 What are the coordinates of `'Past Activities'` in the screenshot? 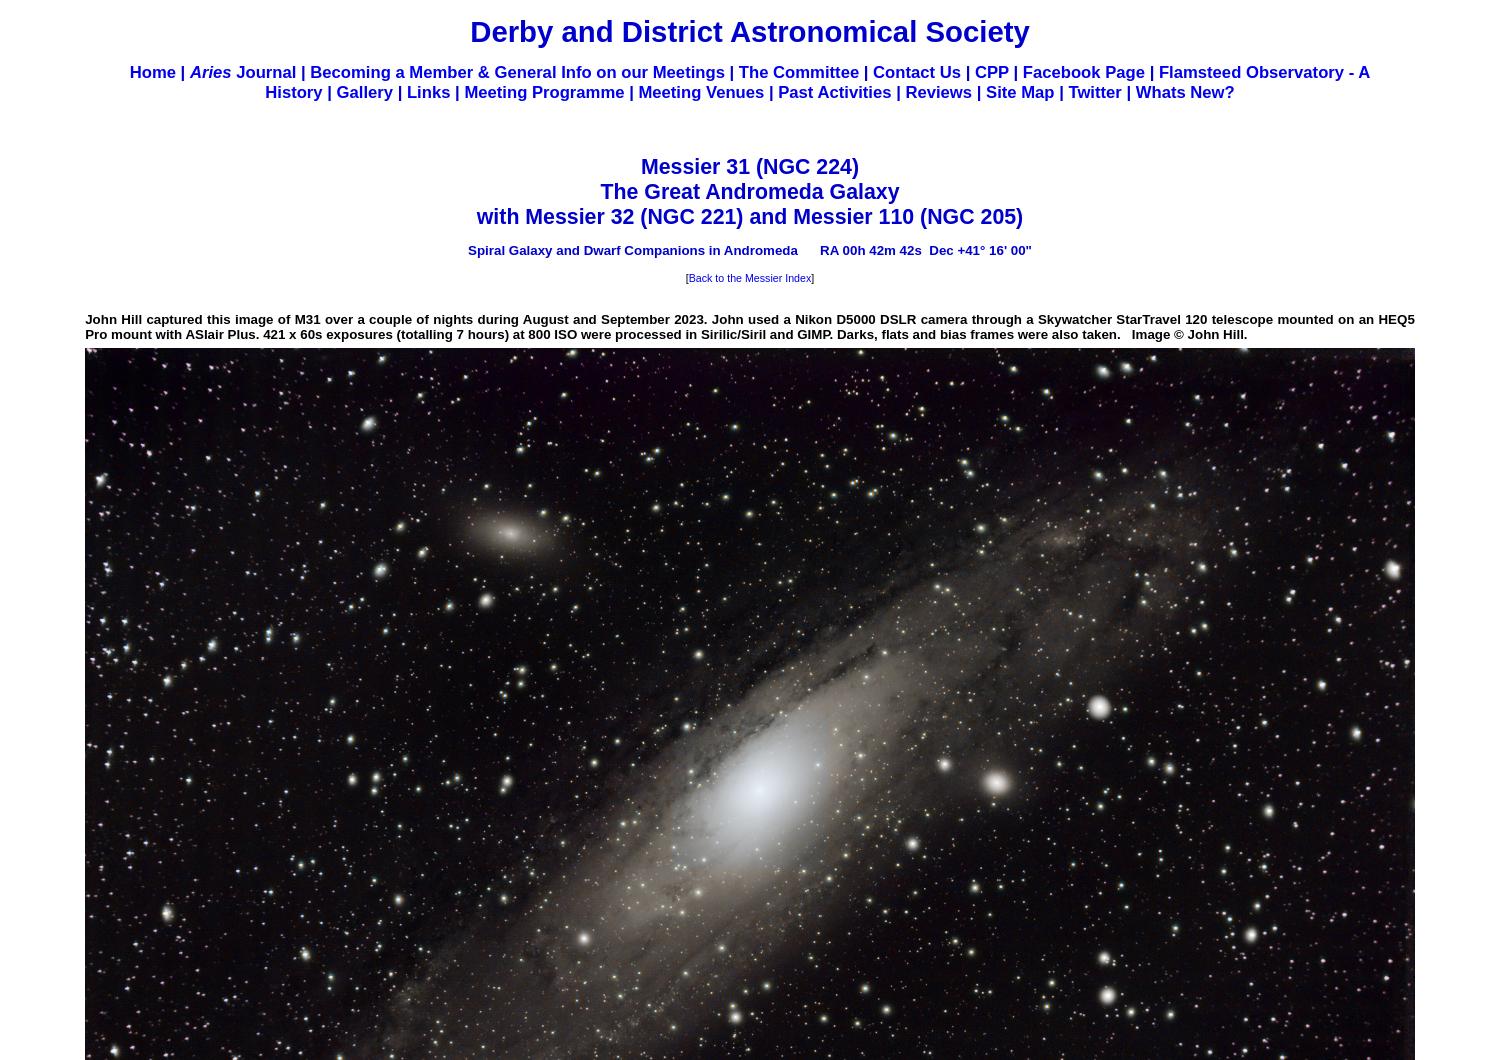 It's located at (833, 92).